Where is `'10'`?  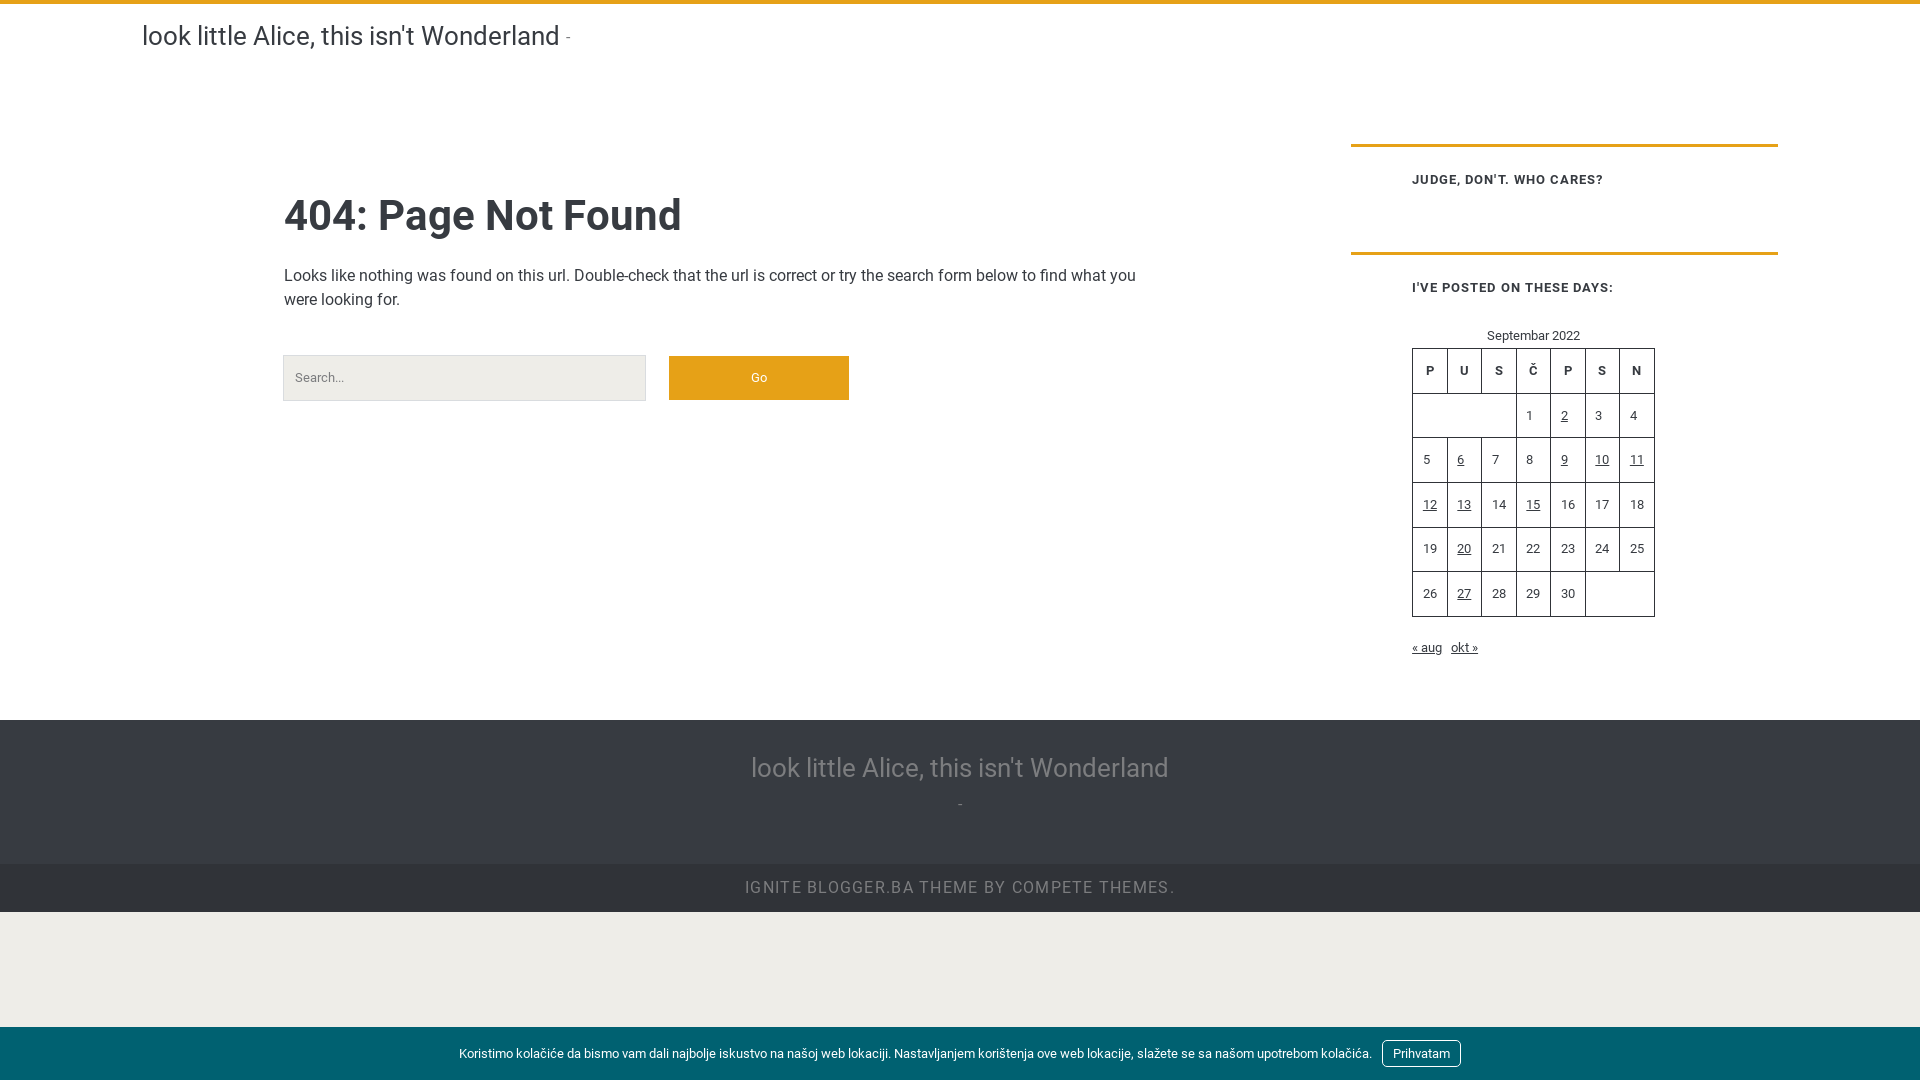 '10' is located at coordinates (1593, 459).